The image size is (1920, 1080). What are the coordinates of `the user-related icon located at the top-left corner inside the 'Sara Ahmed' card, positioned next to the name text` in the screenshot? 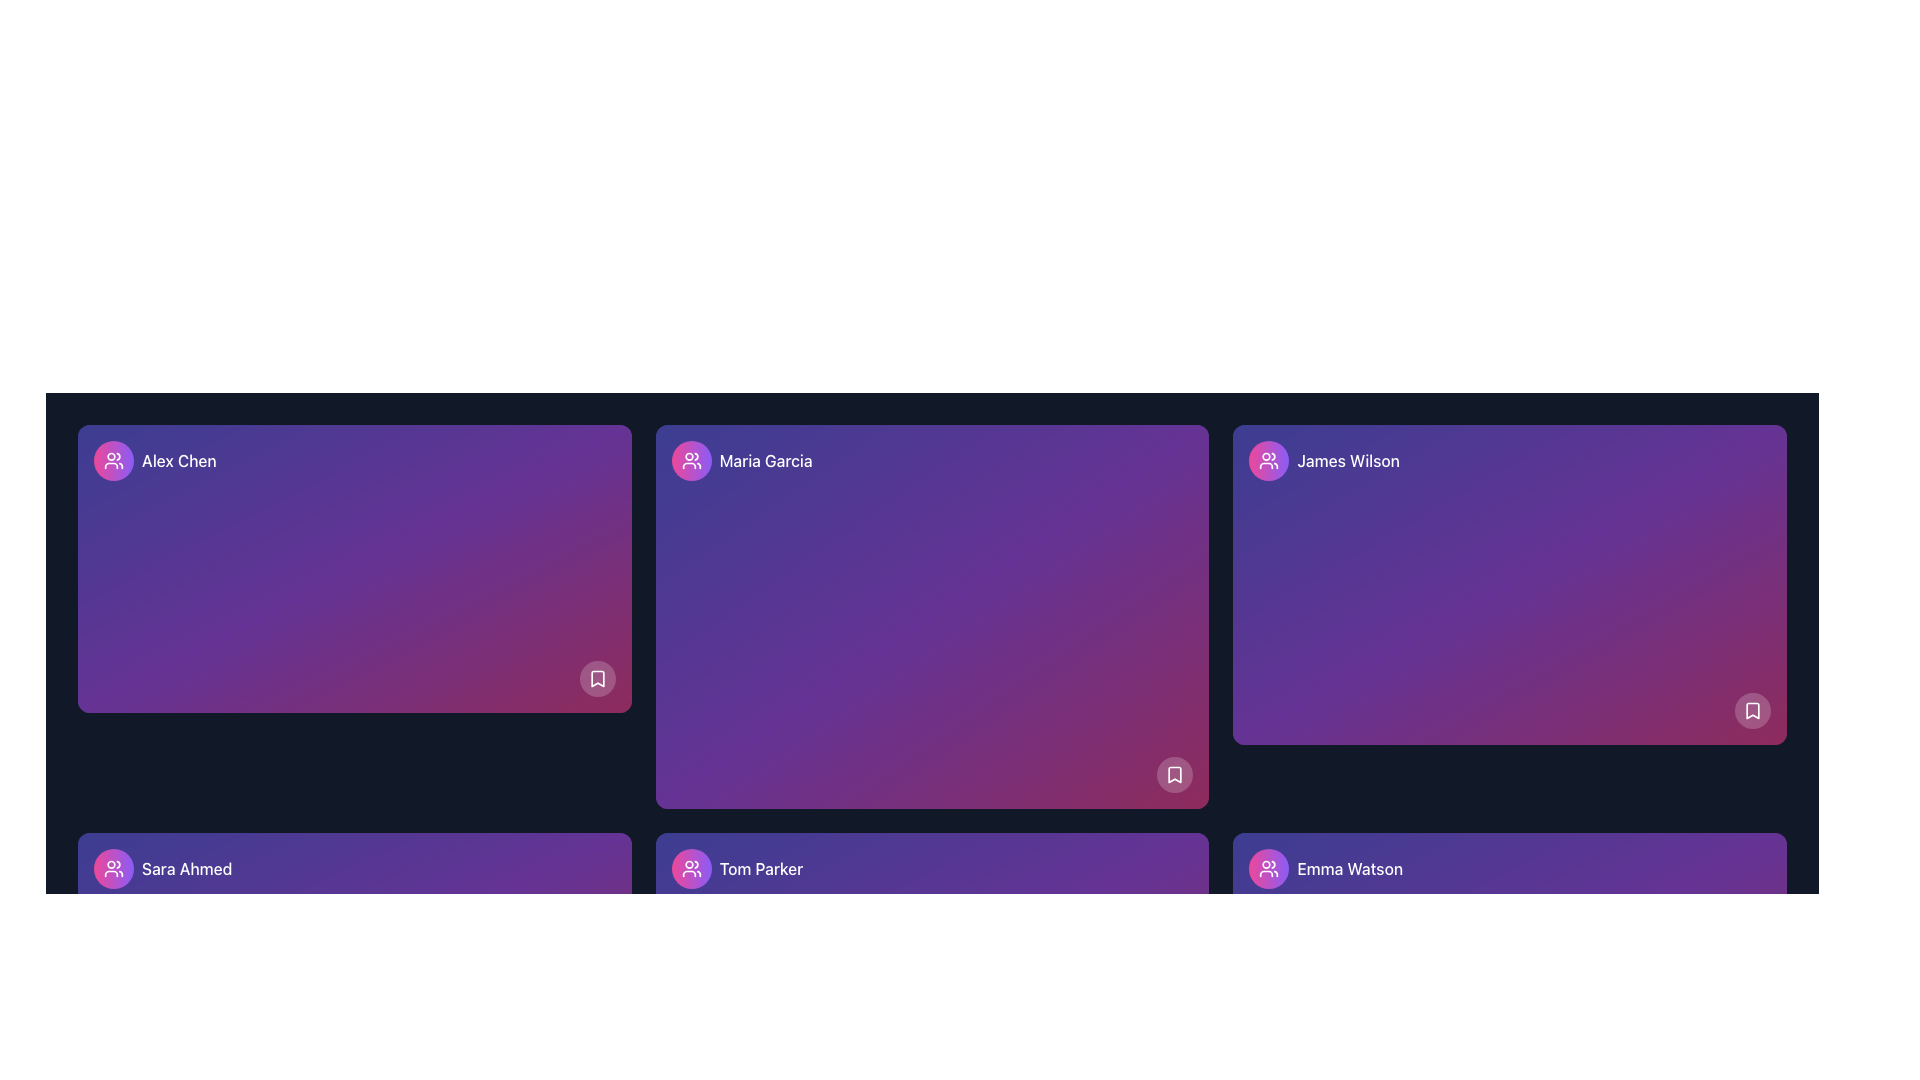 It's located at (113, 867).